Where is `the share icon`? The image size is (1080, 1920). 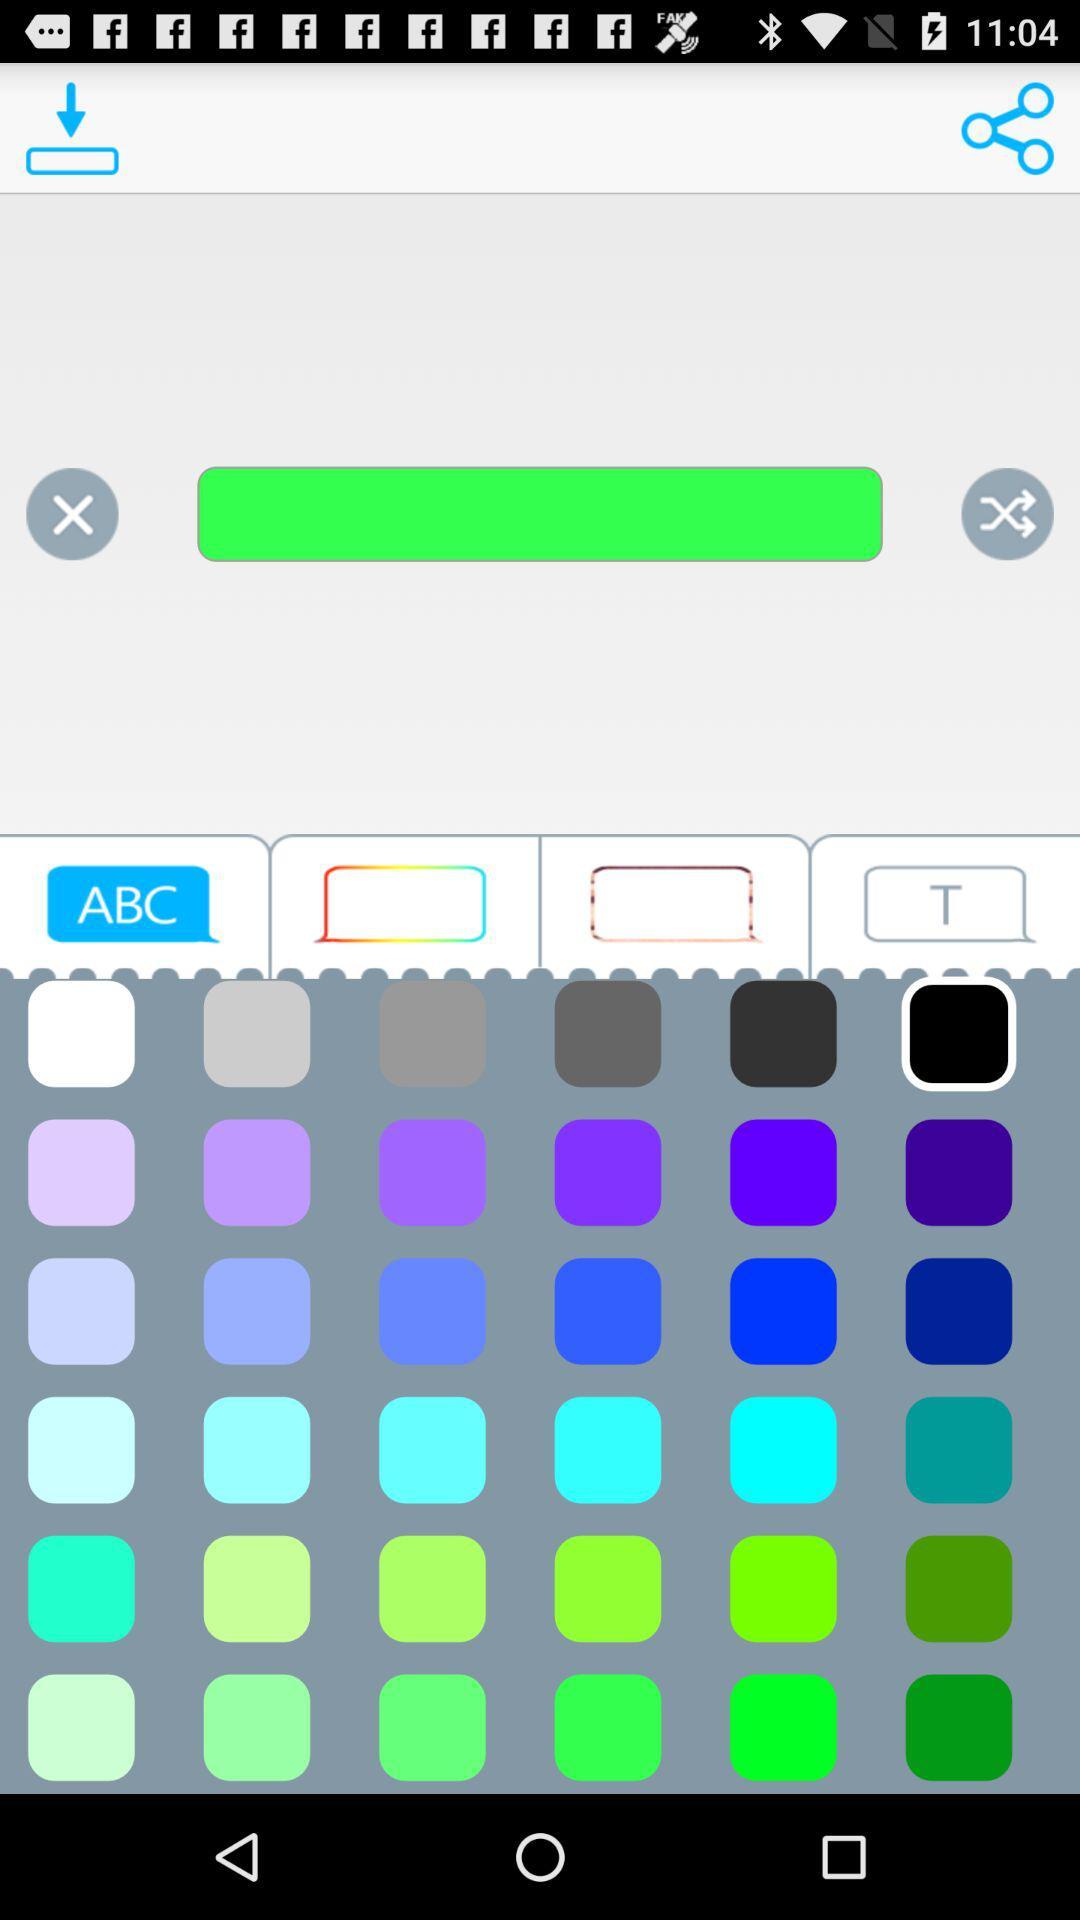
the share icon is located at coordinates (1007, 136).